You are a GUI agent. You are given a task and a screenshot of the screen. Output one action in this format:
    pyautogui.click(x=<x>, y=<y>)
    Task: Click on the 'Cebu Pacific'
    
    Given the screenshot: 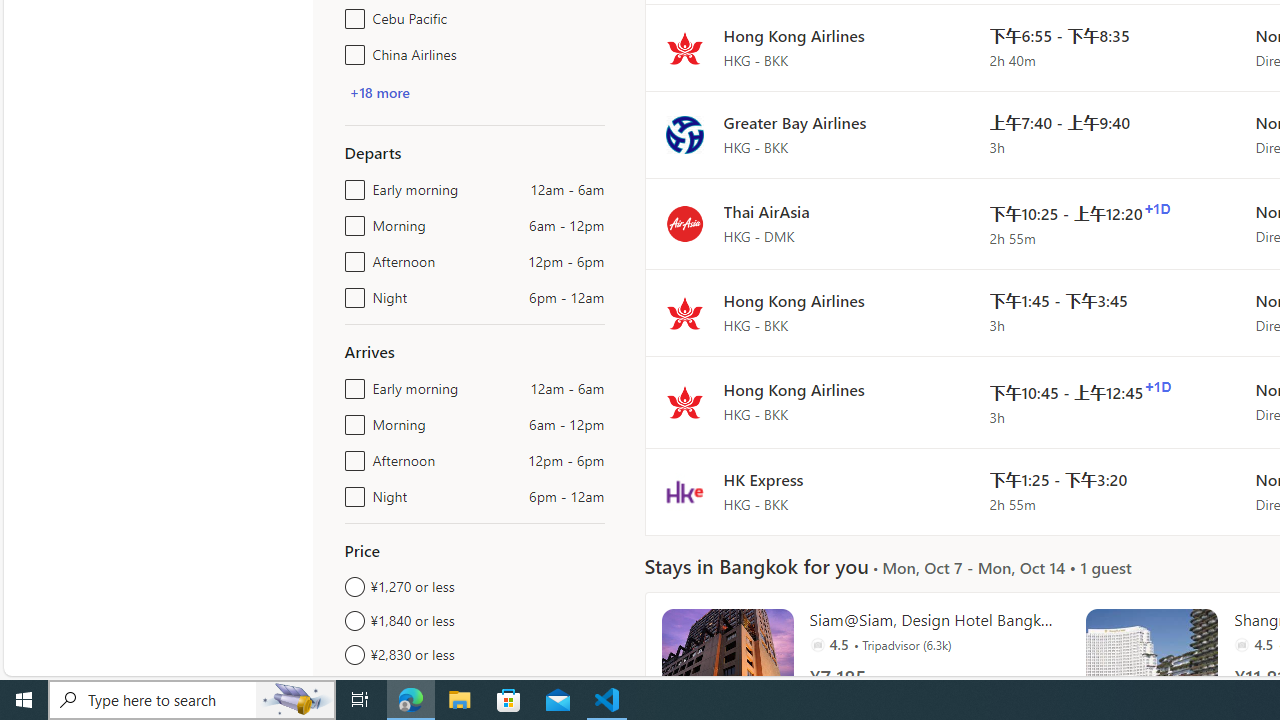 What is the action you would take?
    pyautogui.click(x=351, y=15)
    